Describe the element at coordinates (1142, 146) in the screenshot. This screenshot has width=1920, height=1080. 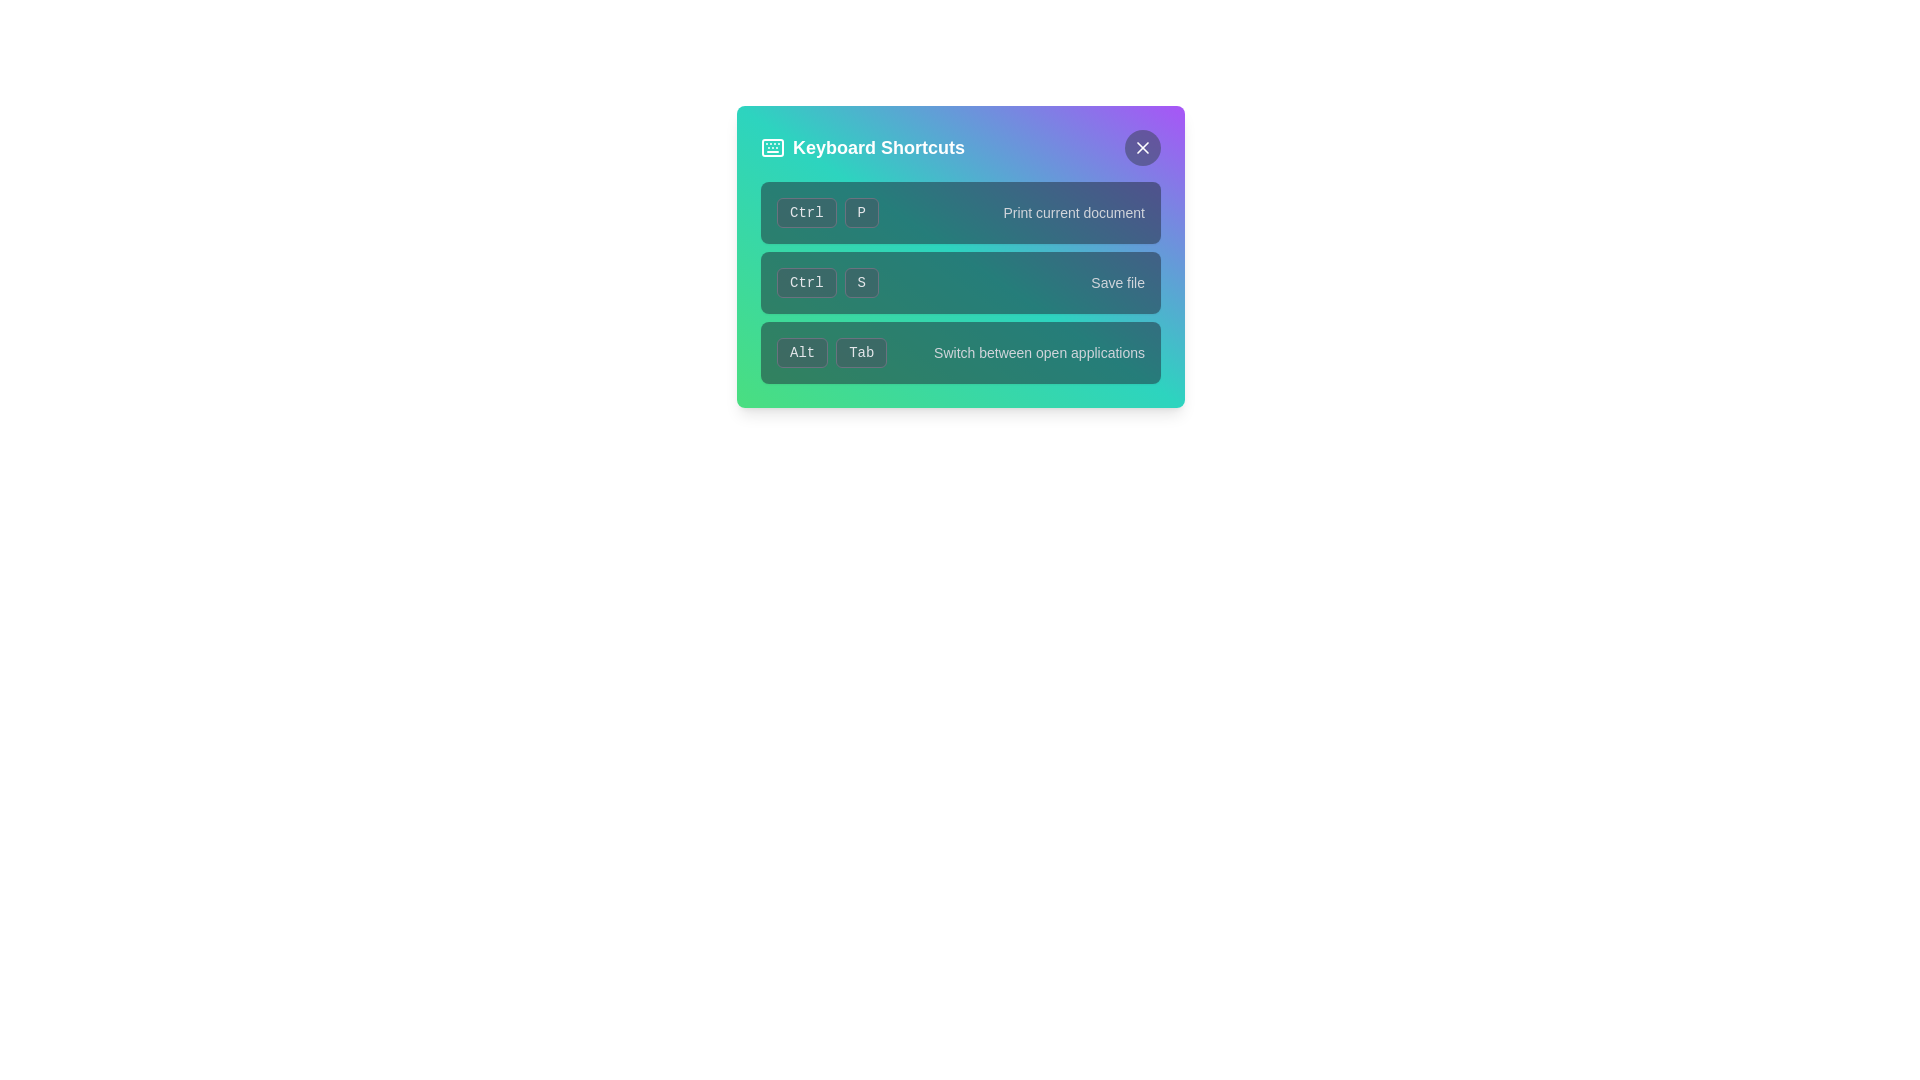
I see `the Close button icon located in the top-right corner of the 'Keyboard Shortcuts' modal, which appears as a minimalistic 'X' within a circular button` at that location.